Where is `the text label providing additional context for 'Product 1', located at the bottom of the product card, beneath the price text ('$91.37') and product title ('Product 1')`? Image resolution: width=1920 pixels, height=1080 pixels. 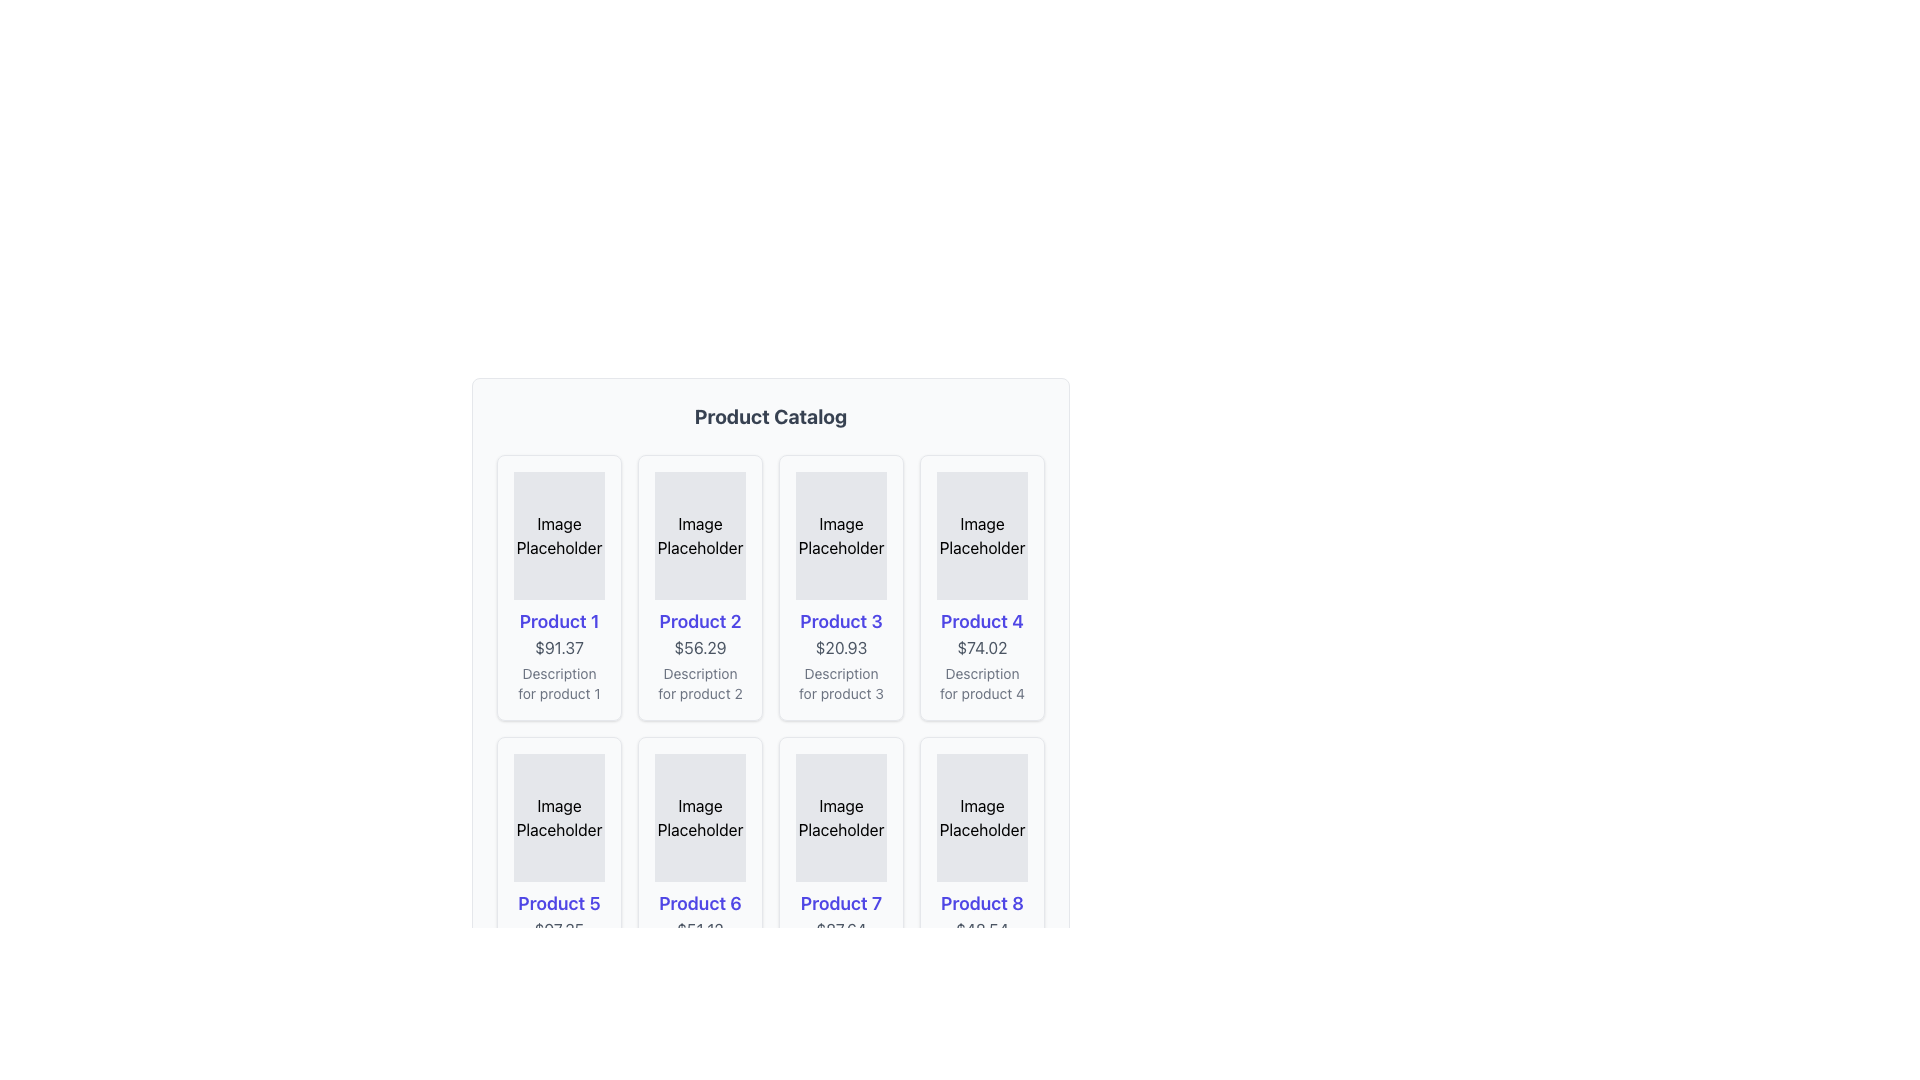
the text label providing additional context for 'Product 1', located at the bottom of the product card, beneath the price text ('$91.37') and product title ('Product 1') is located at coordinates (559, 682).